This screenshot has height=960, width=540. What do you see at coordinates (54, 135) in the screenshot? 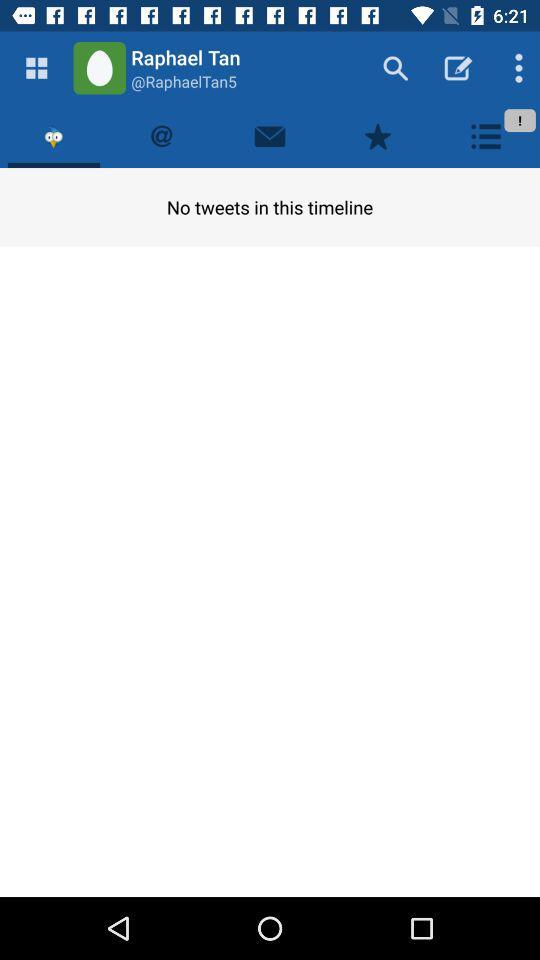
I see `tweet timeline` at bounding box center [54, 135].